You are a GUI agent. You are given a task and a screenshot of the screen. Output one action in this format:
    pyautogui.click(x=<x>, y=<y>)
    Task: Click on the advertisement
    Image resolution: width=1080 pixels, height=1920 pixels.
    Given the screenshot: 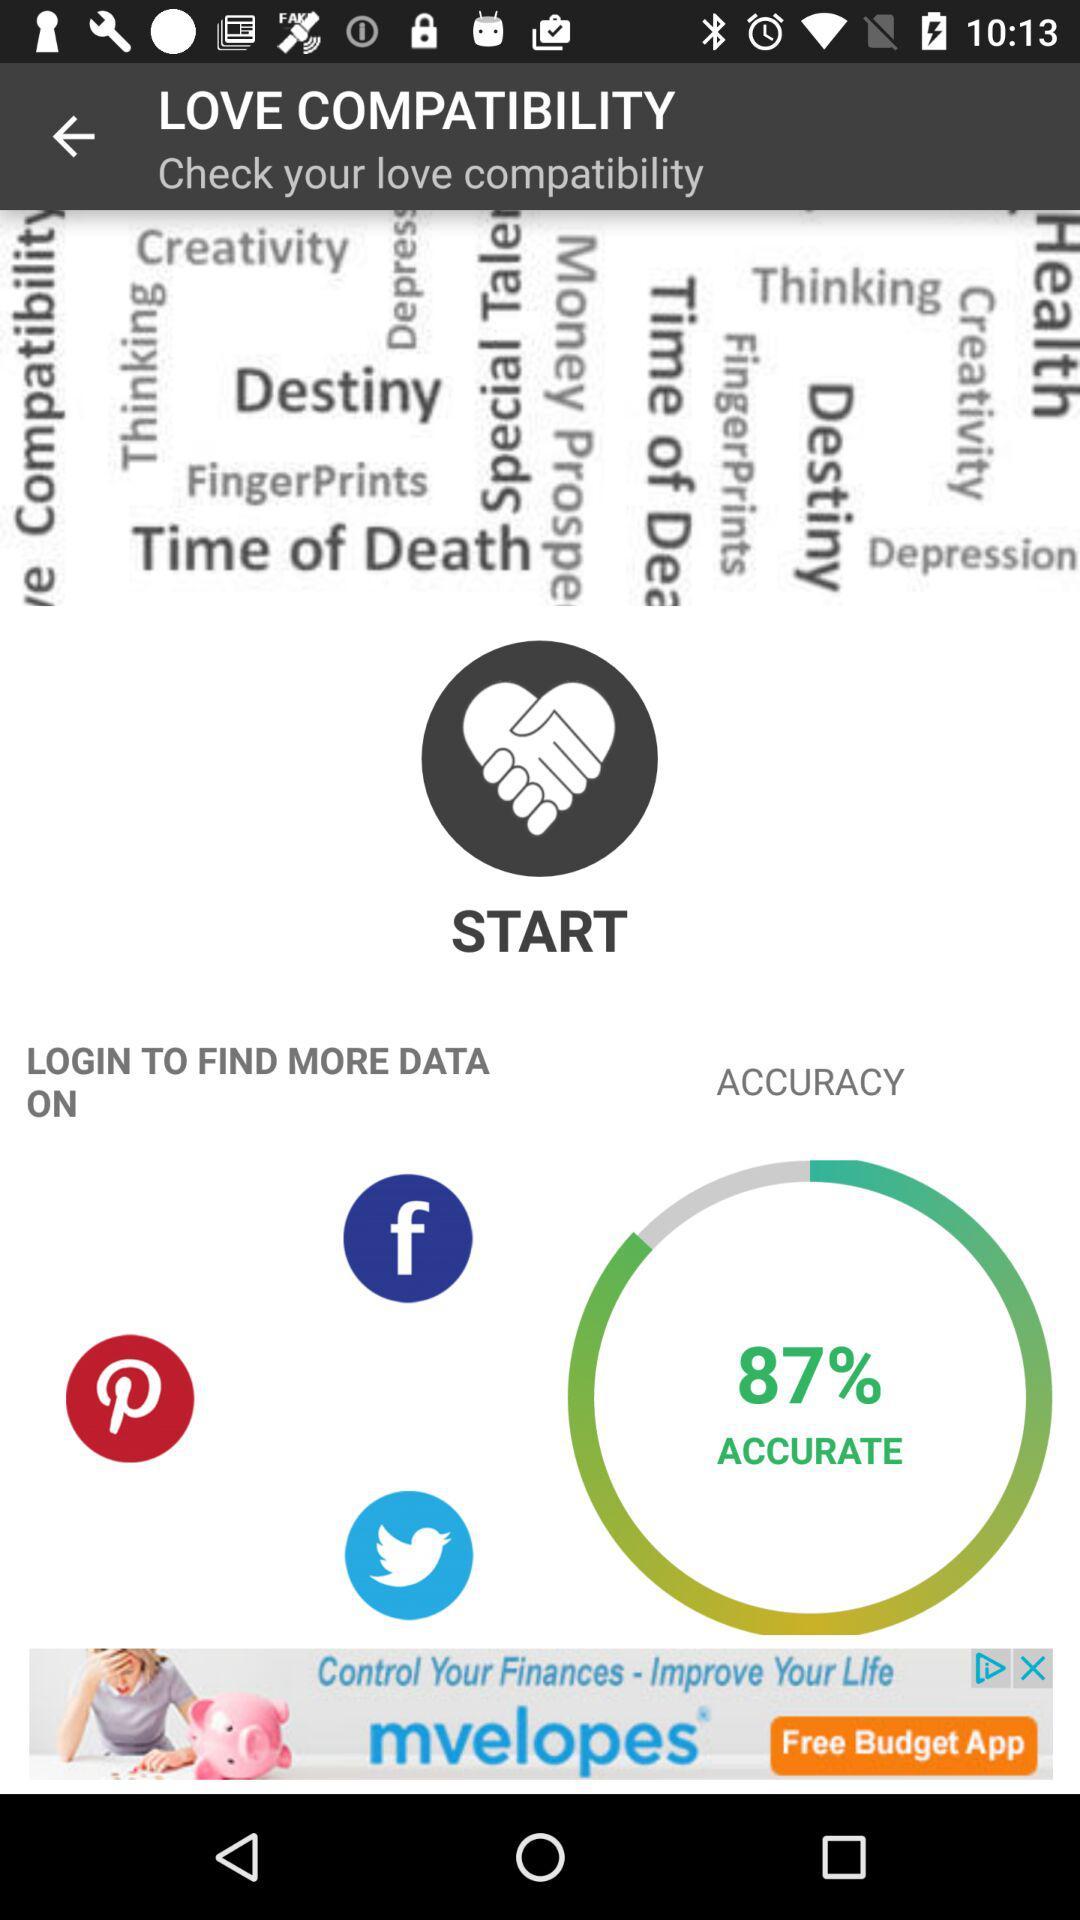 What is the action you would take?
    pyautogui.click(x=540, y=1713)
    